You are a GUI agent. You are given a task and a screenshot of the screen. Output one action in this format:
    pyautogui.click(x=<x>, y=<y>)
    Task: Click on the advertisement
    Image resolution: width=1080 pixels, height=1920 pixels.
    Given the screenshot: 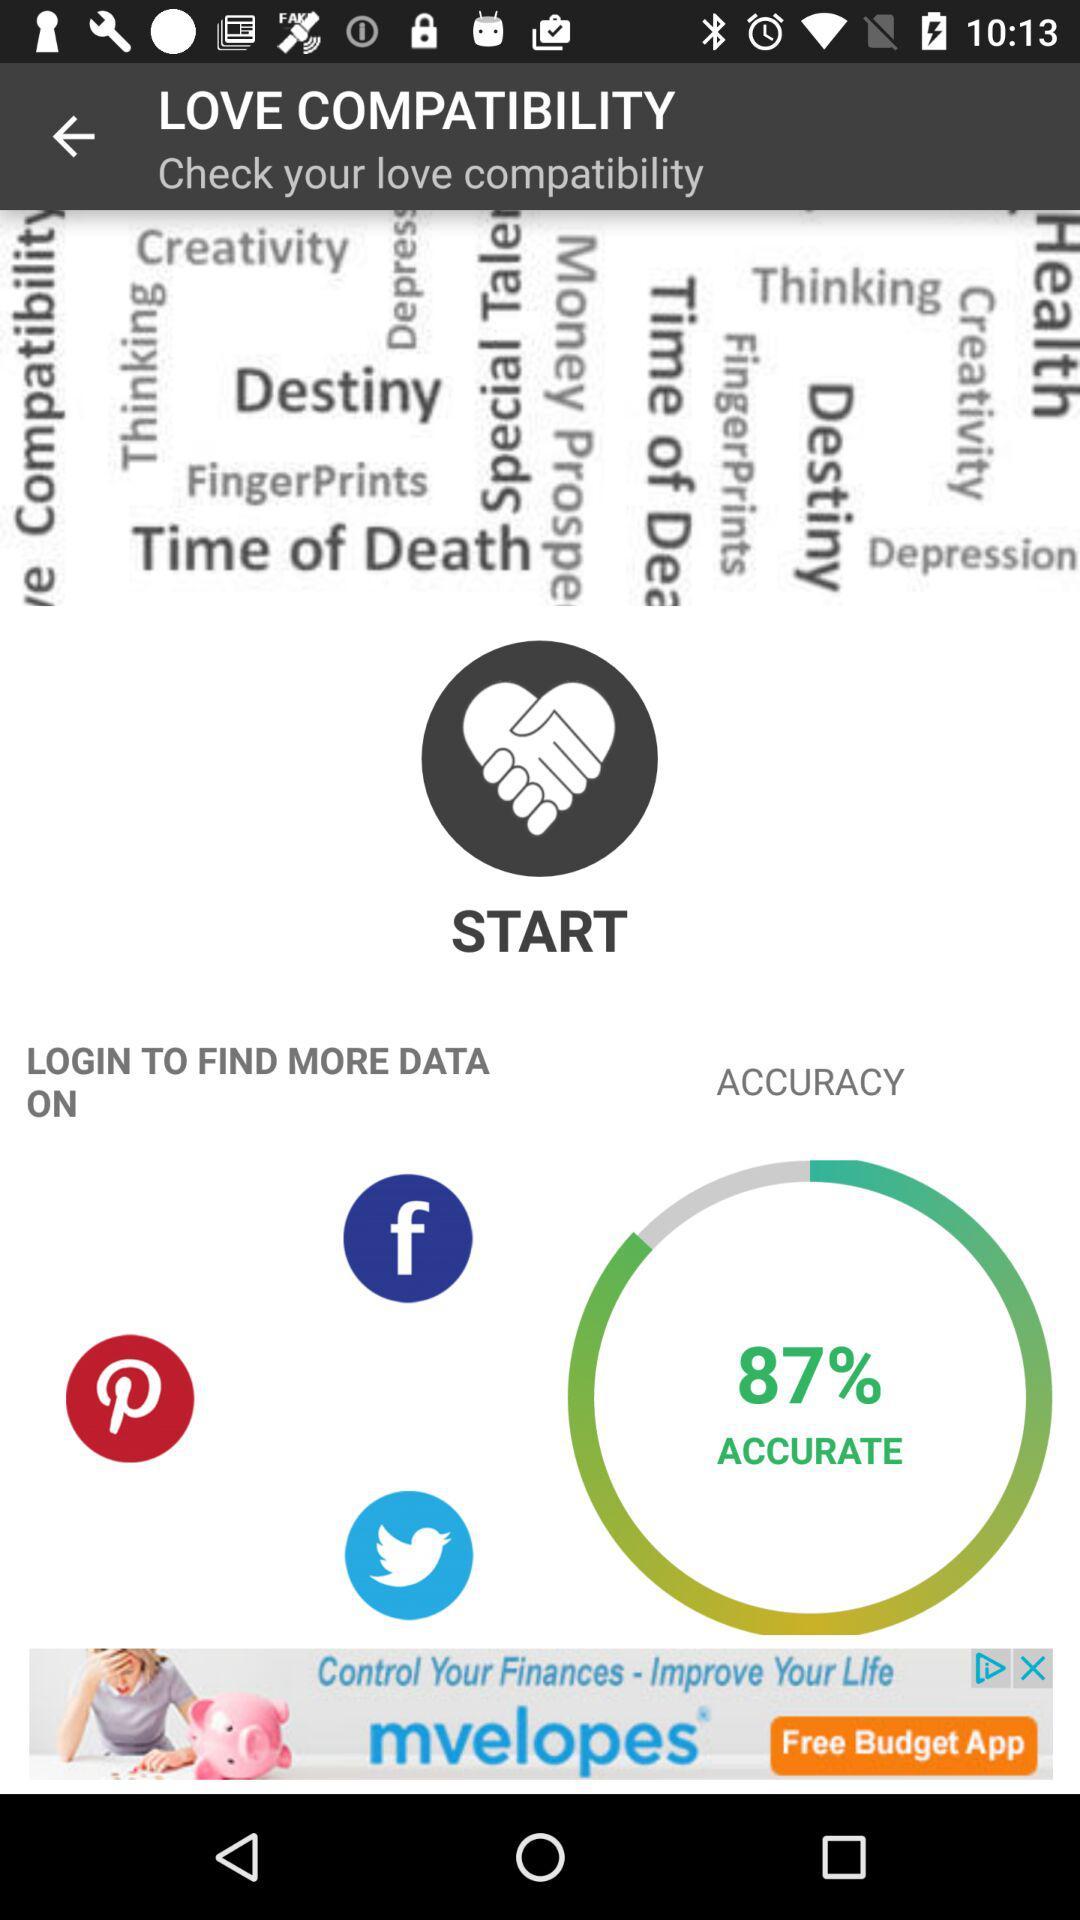 What is the action you would take?
    pyautogui.click(x=540, y=1713)
    